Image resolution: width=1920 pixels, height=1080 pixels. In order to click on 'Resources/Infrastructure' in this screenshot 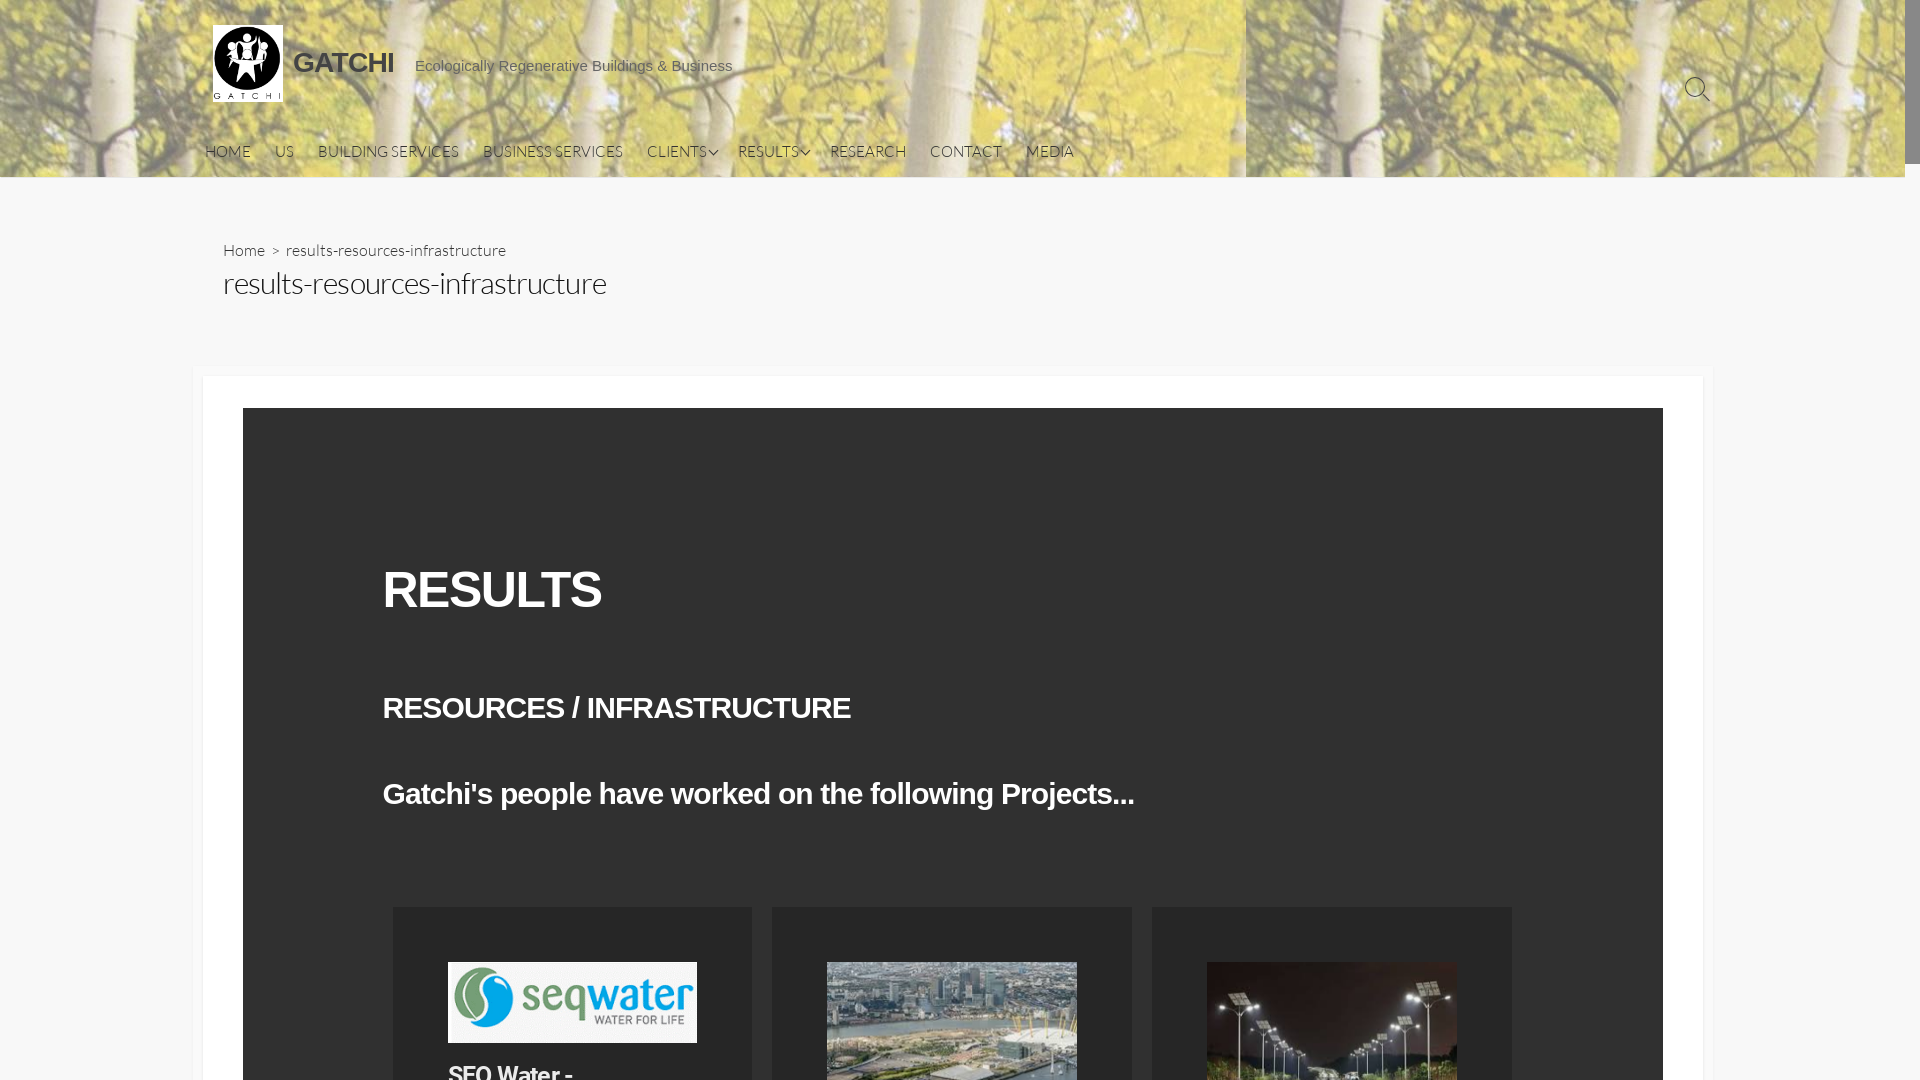, I will do `click(733, 293)`.